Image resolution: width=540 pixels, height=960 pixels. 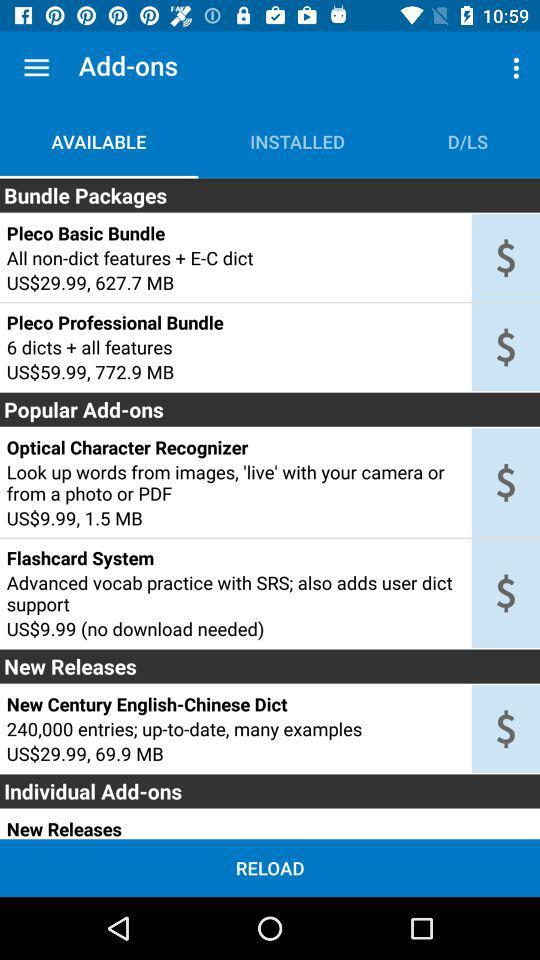 What do you see at coordinates (296, 140) in the screenshot?
I see `installed` at bounding box center [296, 140].